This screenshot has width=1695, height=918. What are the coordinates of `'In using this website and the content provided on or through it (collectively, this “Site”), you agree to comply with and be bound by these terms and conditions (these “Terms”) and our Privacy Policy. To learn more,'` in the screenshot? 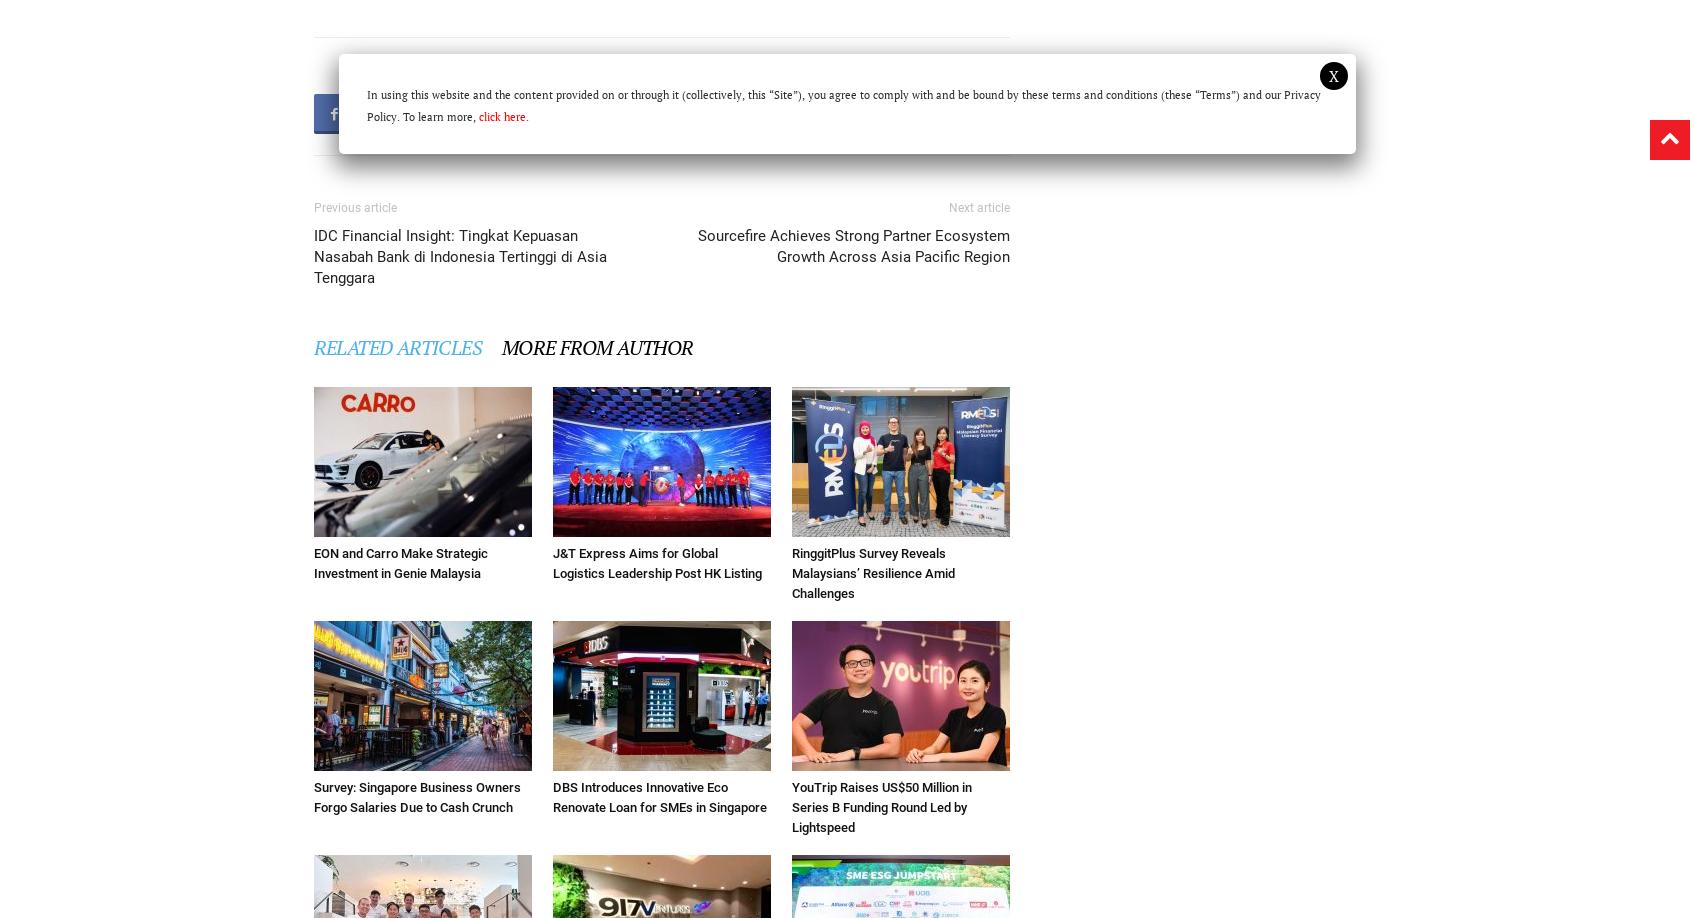 It's located at (843, 105).